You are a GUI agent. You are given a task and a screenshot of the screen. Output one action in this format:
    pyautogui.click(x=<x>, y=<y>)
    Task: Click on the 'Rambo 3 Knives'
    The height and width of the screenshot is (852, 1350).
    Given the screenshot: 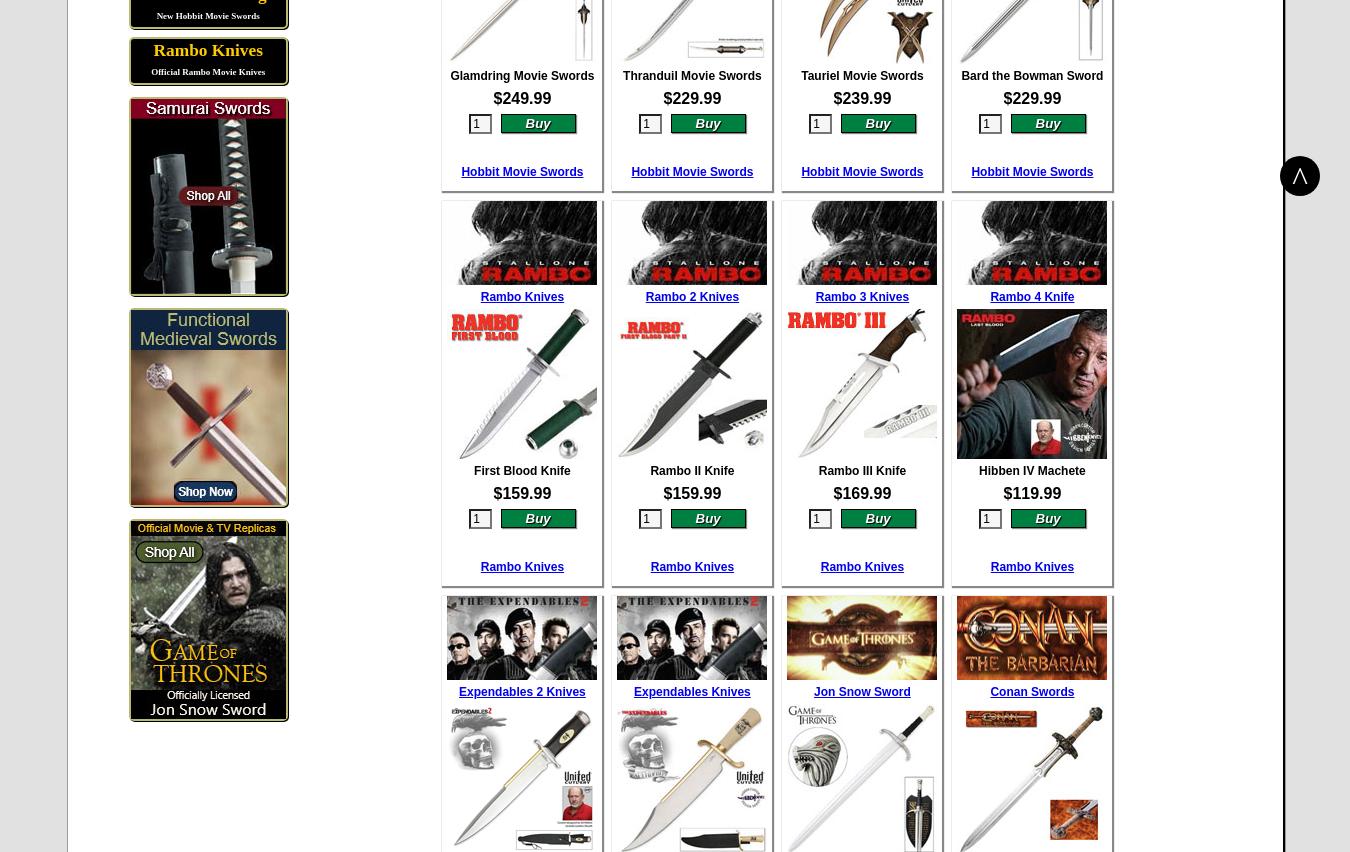 What is the action you would take?
    pyautogui.click(x=861, y=294)
    